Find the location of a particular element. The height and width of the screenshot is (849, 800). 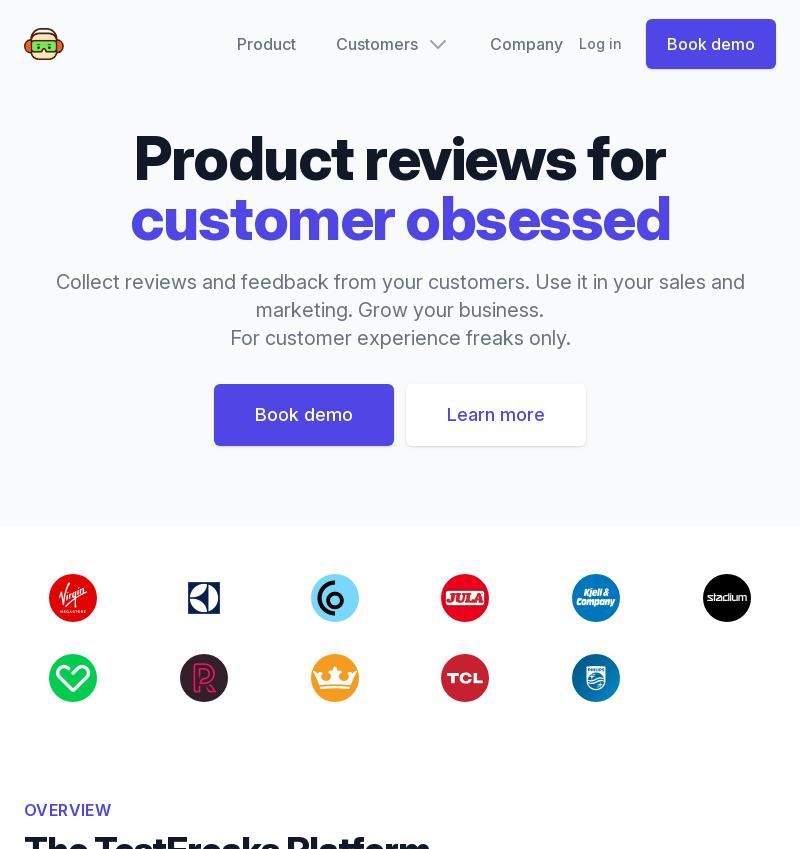

'Log in' is located at coordinates (600, 42).